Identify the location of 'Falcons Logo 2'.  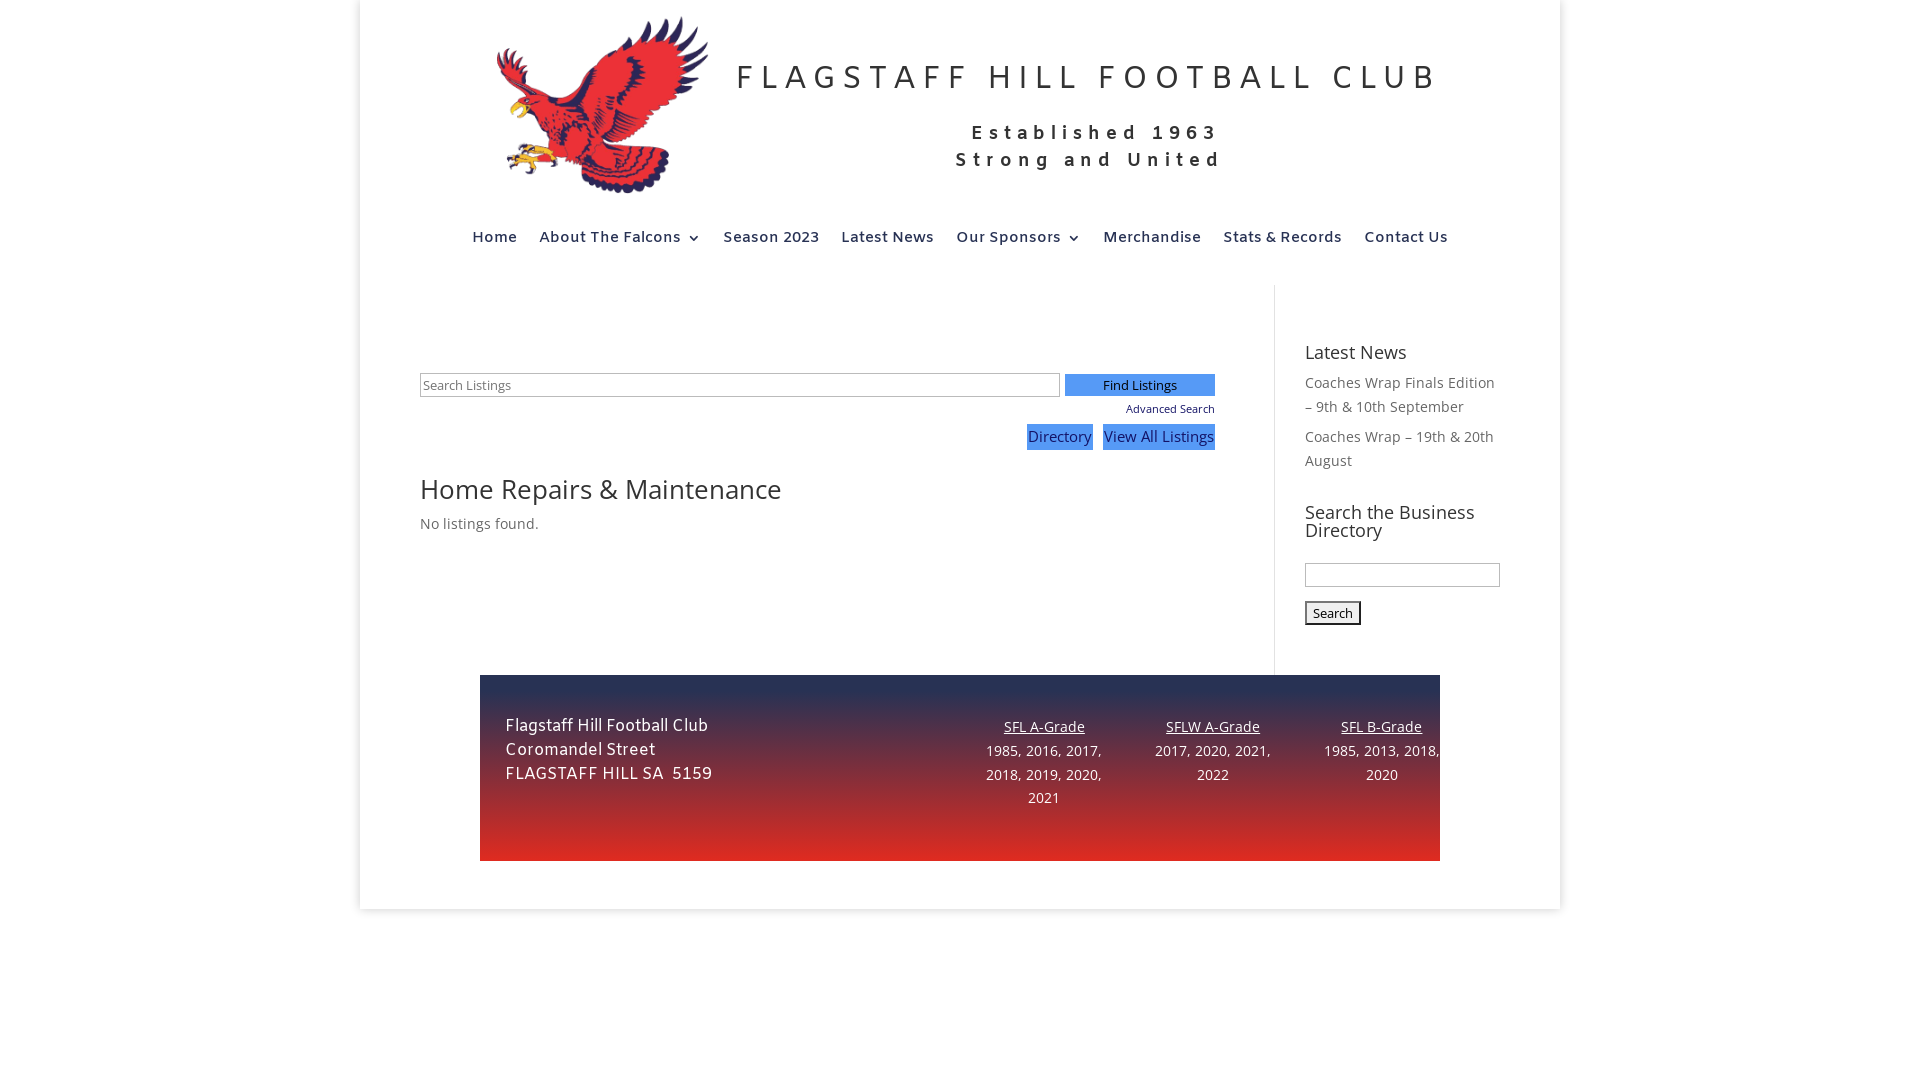
(595, 112).